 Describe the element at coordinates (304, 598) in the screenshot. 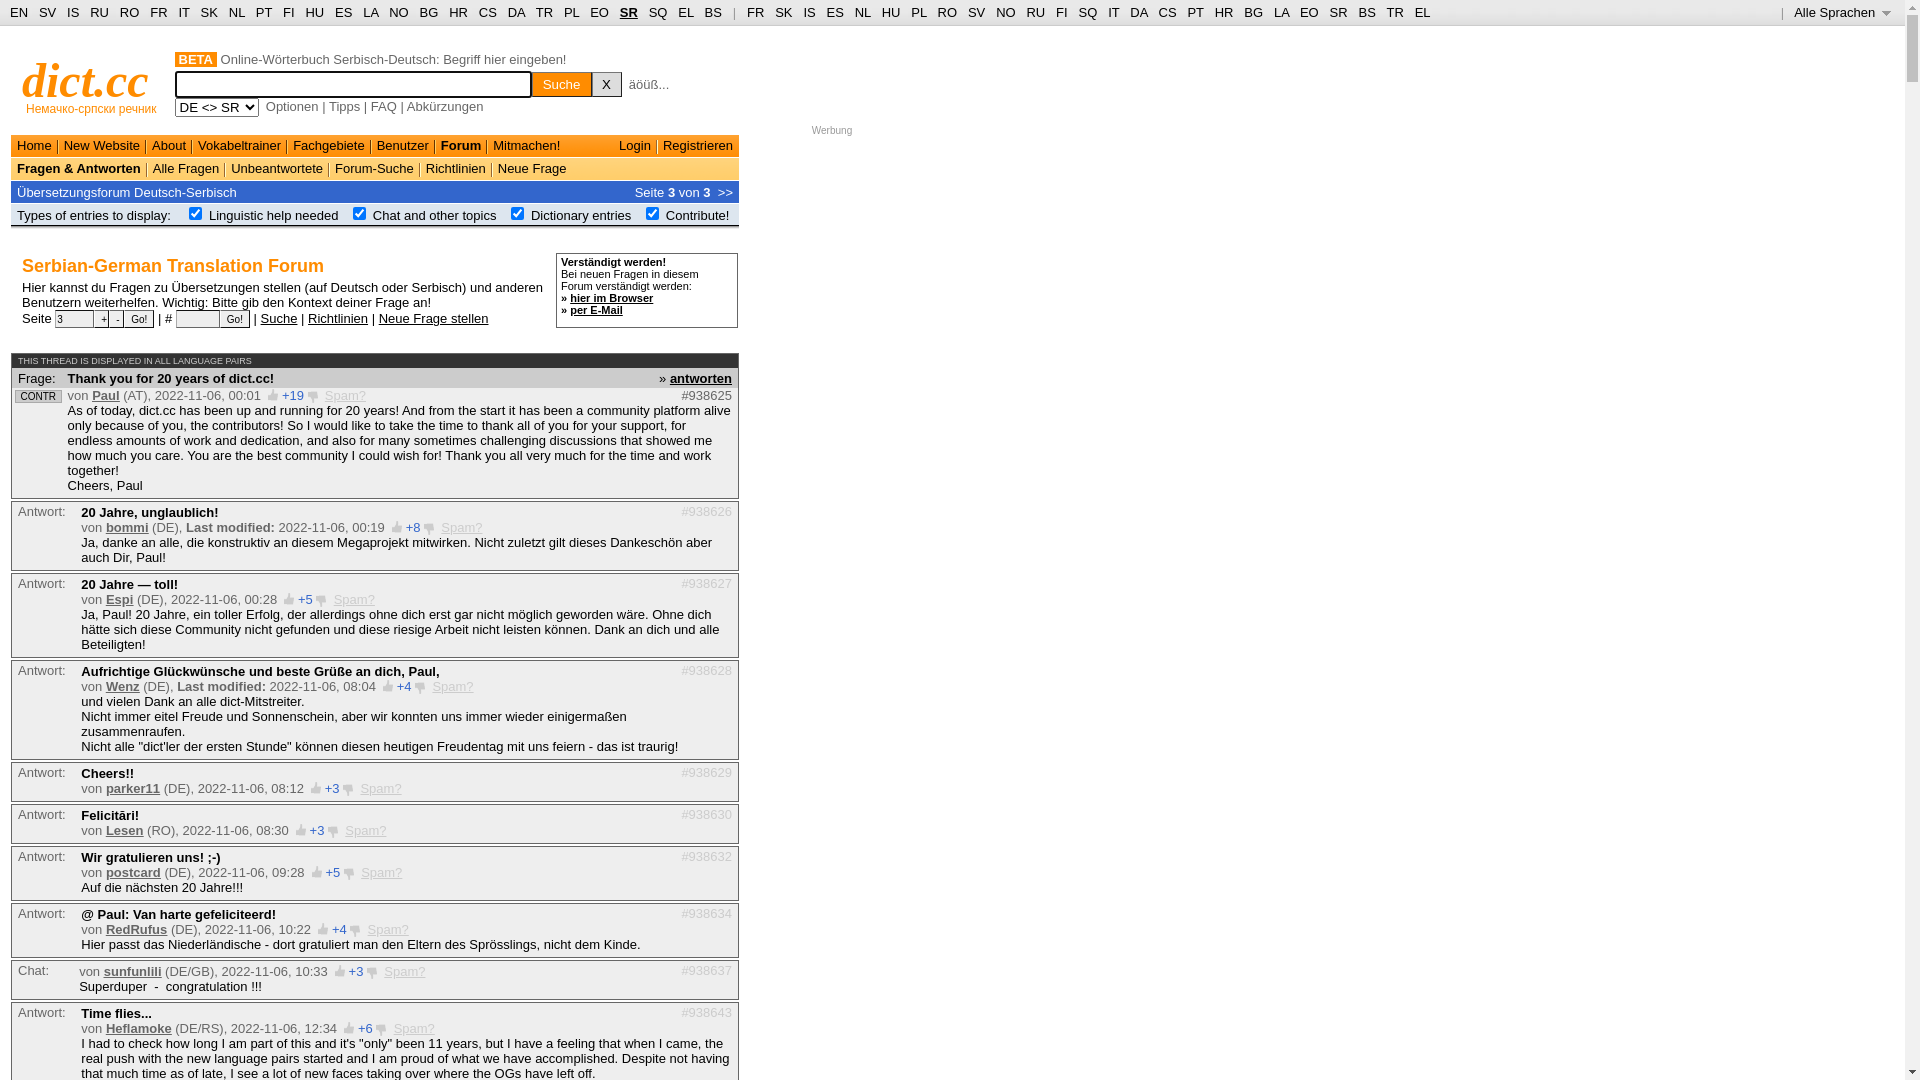

I see `'+5'` at that location.